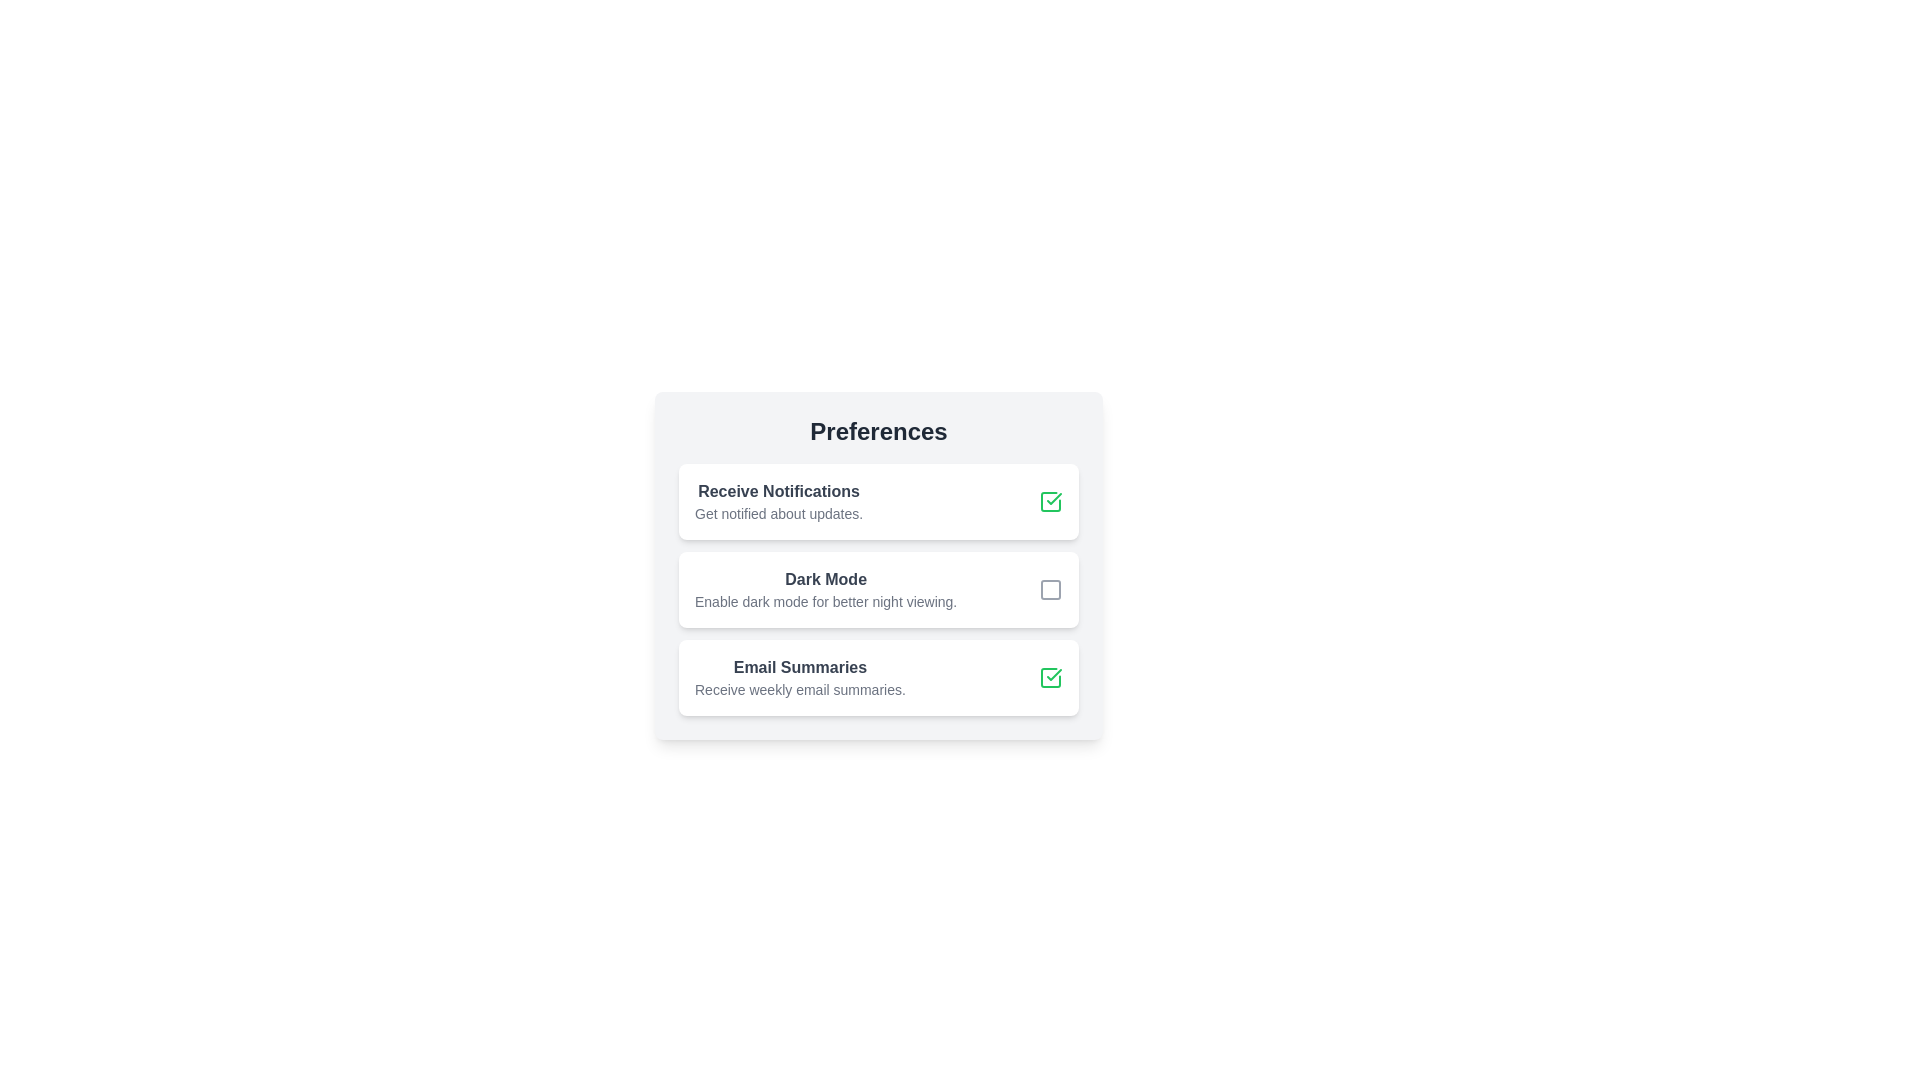 The image size is (1920, 1080). What do you see at coordinates (878, 431) in the screenshot?
I see `the title text indicating 'Preferences', located at the top-center of the settings card` at bounding box center [878, 431].